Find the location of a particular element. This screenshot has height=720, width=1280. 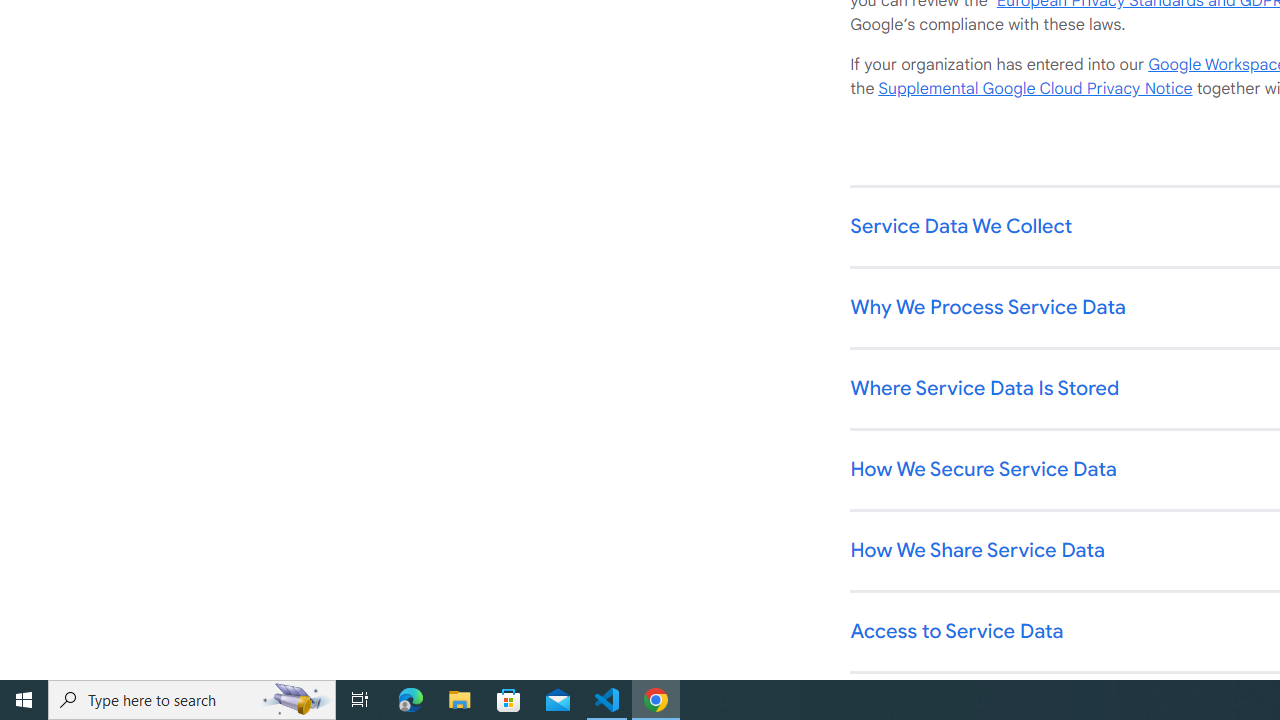

'Supplemental Google Cloud Privacy Notice' is located at coordinates (1035, 88).